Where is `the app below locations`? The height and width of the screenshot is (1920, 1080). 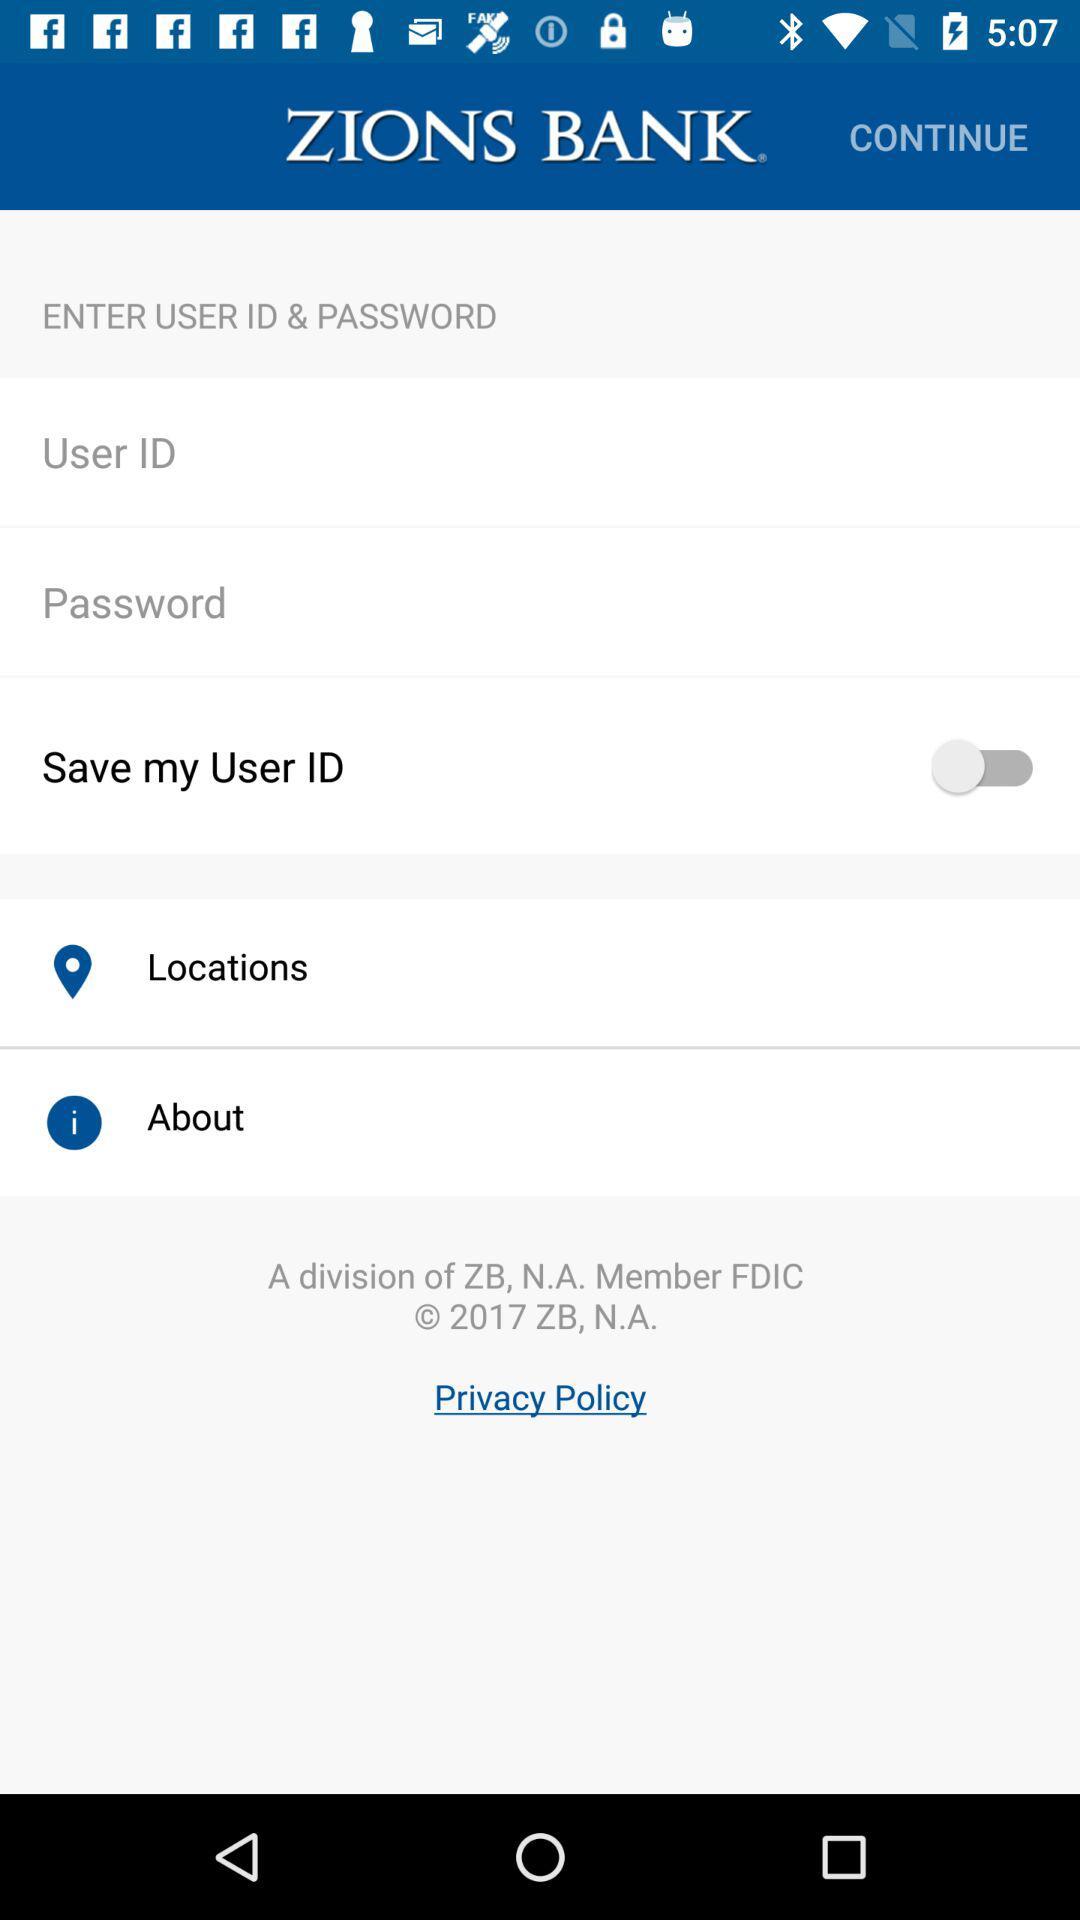 the app below locations is located at coordinates (540, 1388).